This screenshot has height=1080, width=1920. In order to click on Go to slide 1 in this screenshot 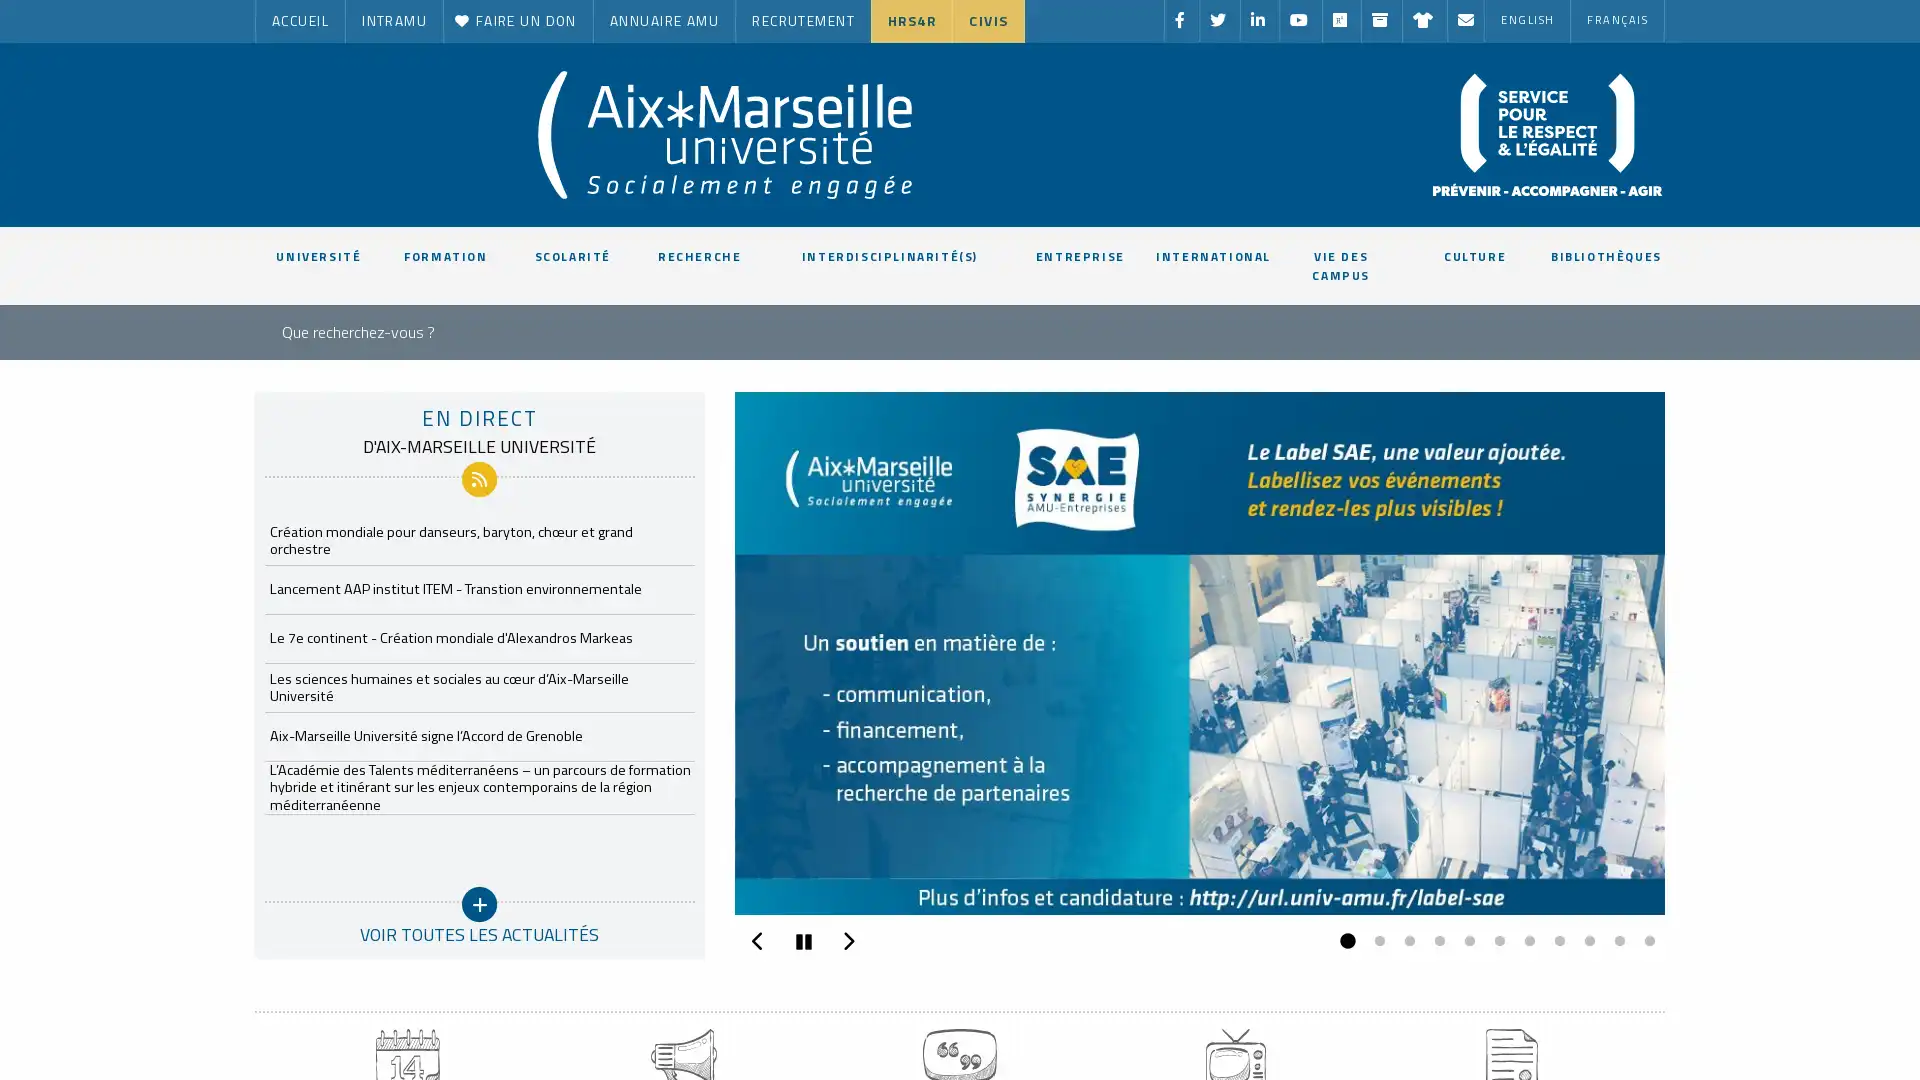, I will do `click(1344, 941)`.